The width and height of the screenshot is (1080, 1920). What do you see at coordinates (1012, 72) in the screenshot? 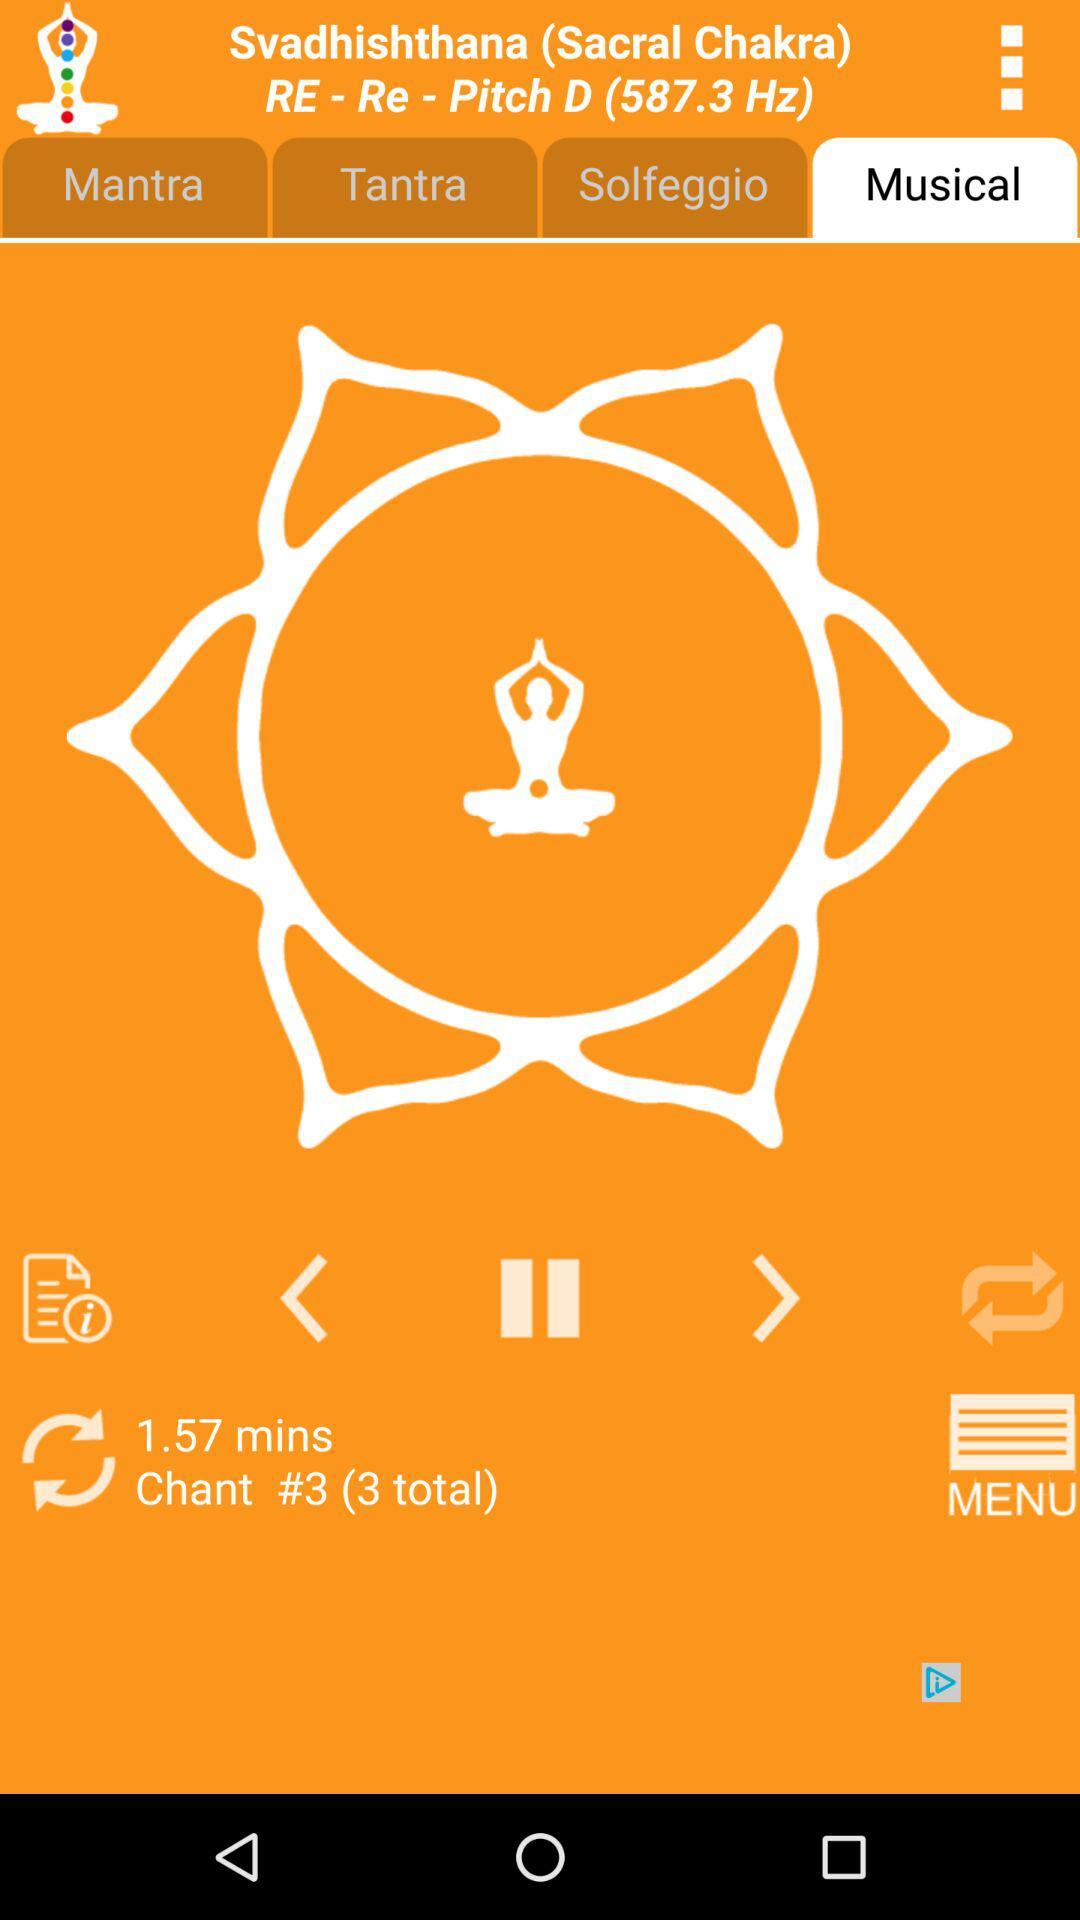
I see `the more icon` at bounding box center [1012, 72].